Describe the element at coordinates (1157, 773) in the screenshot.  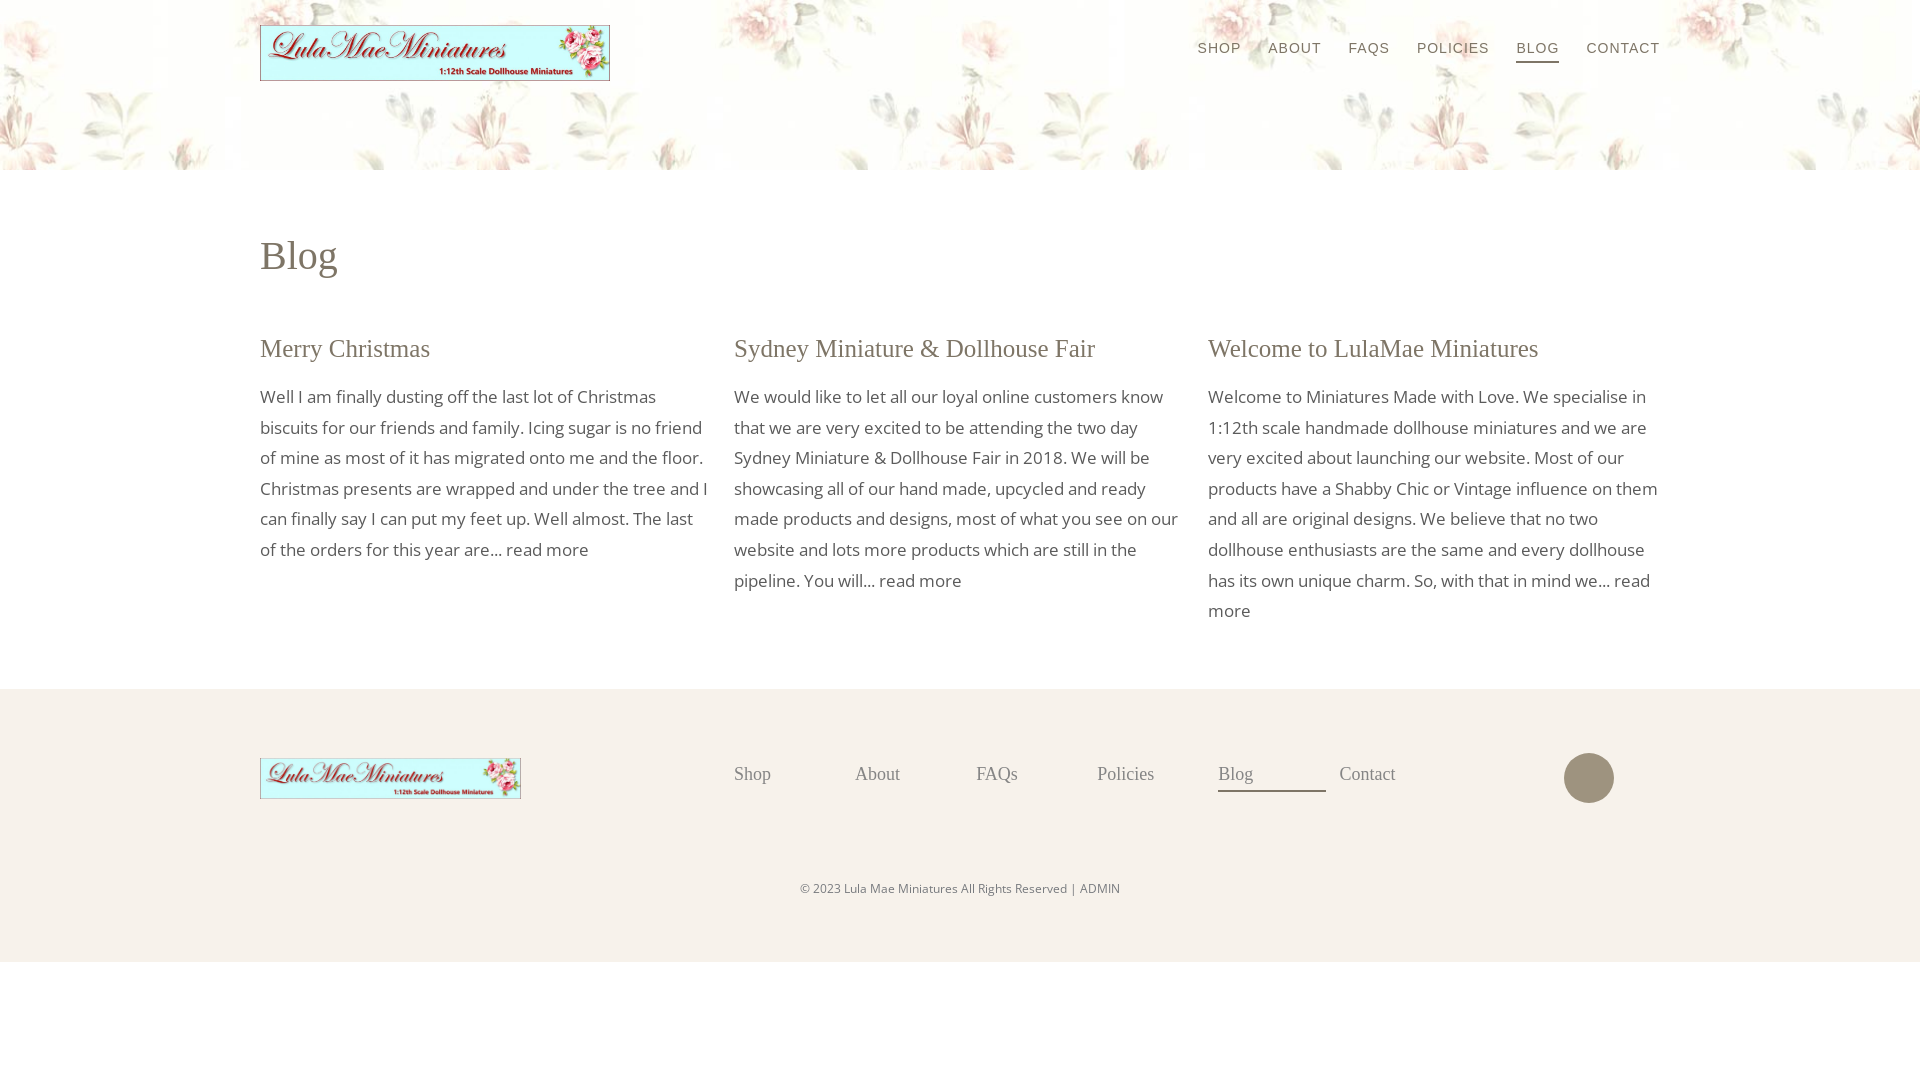
I see `'Policies'` at that location.